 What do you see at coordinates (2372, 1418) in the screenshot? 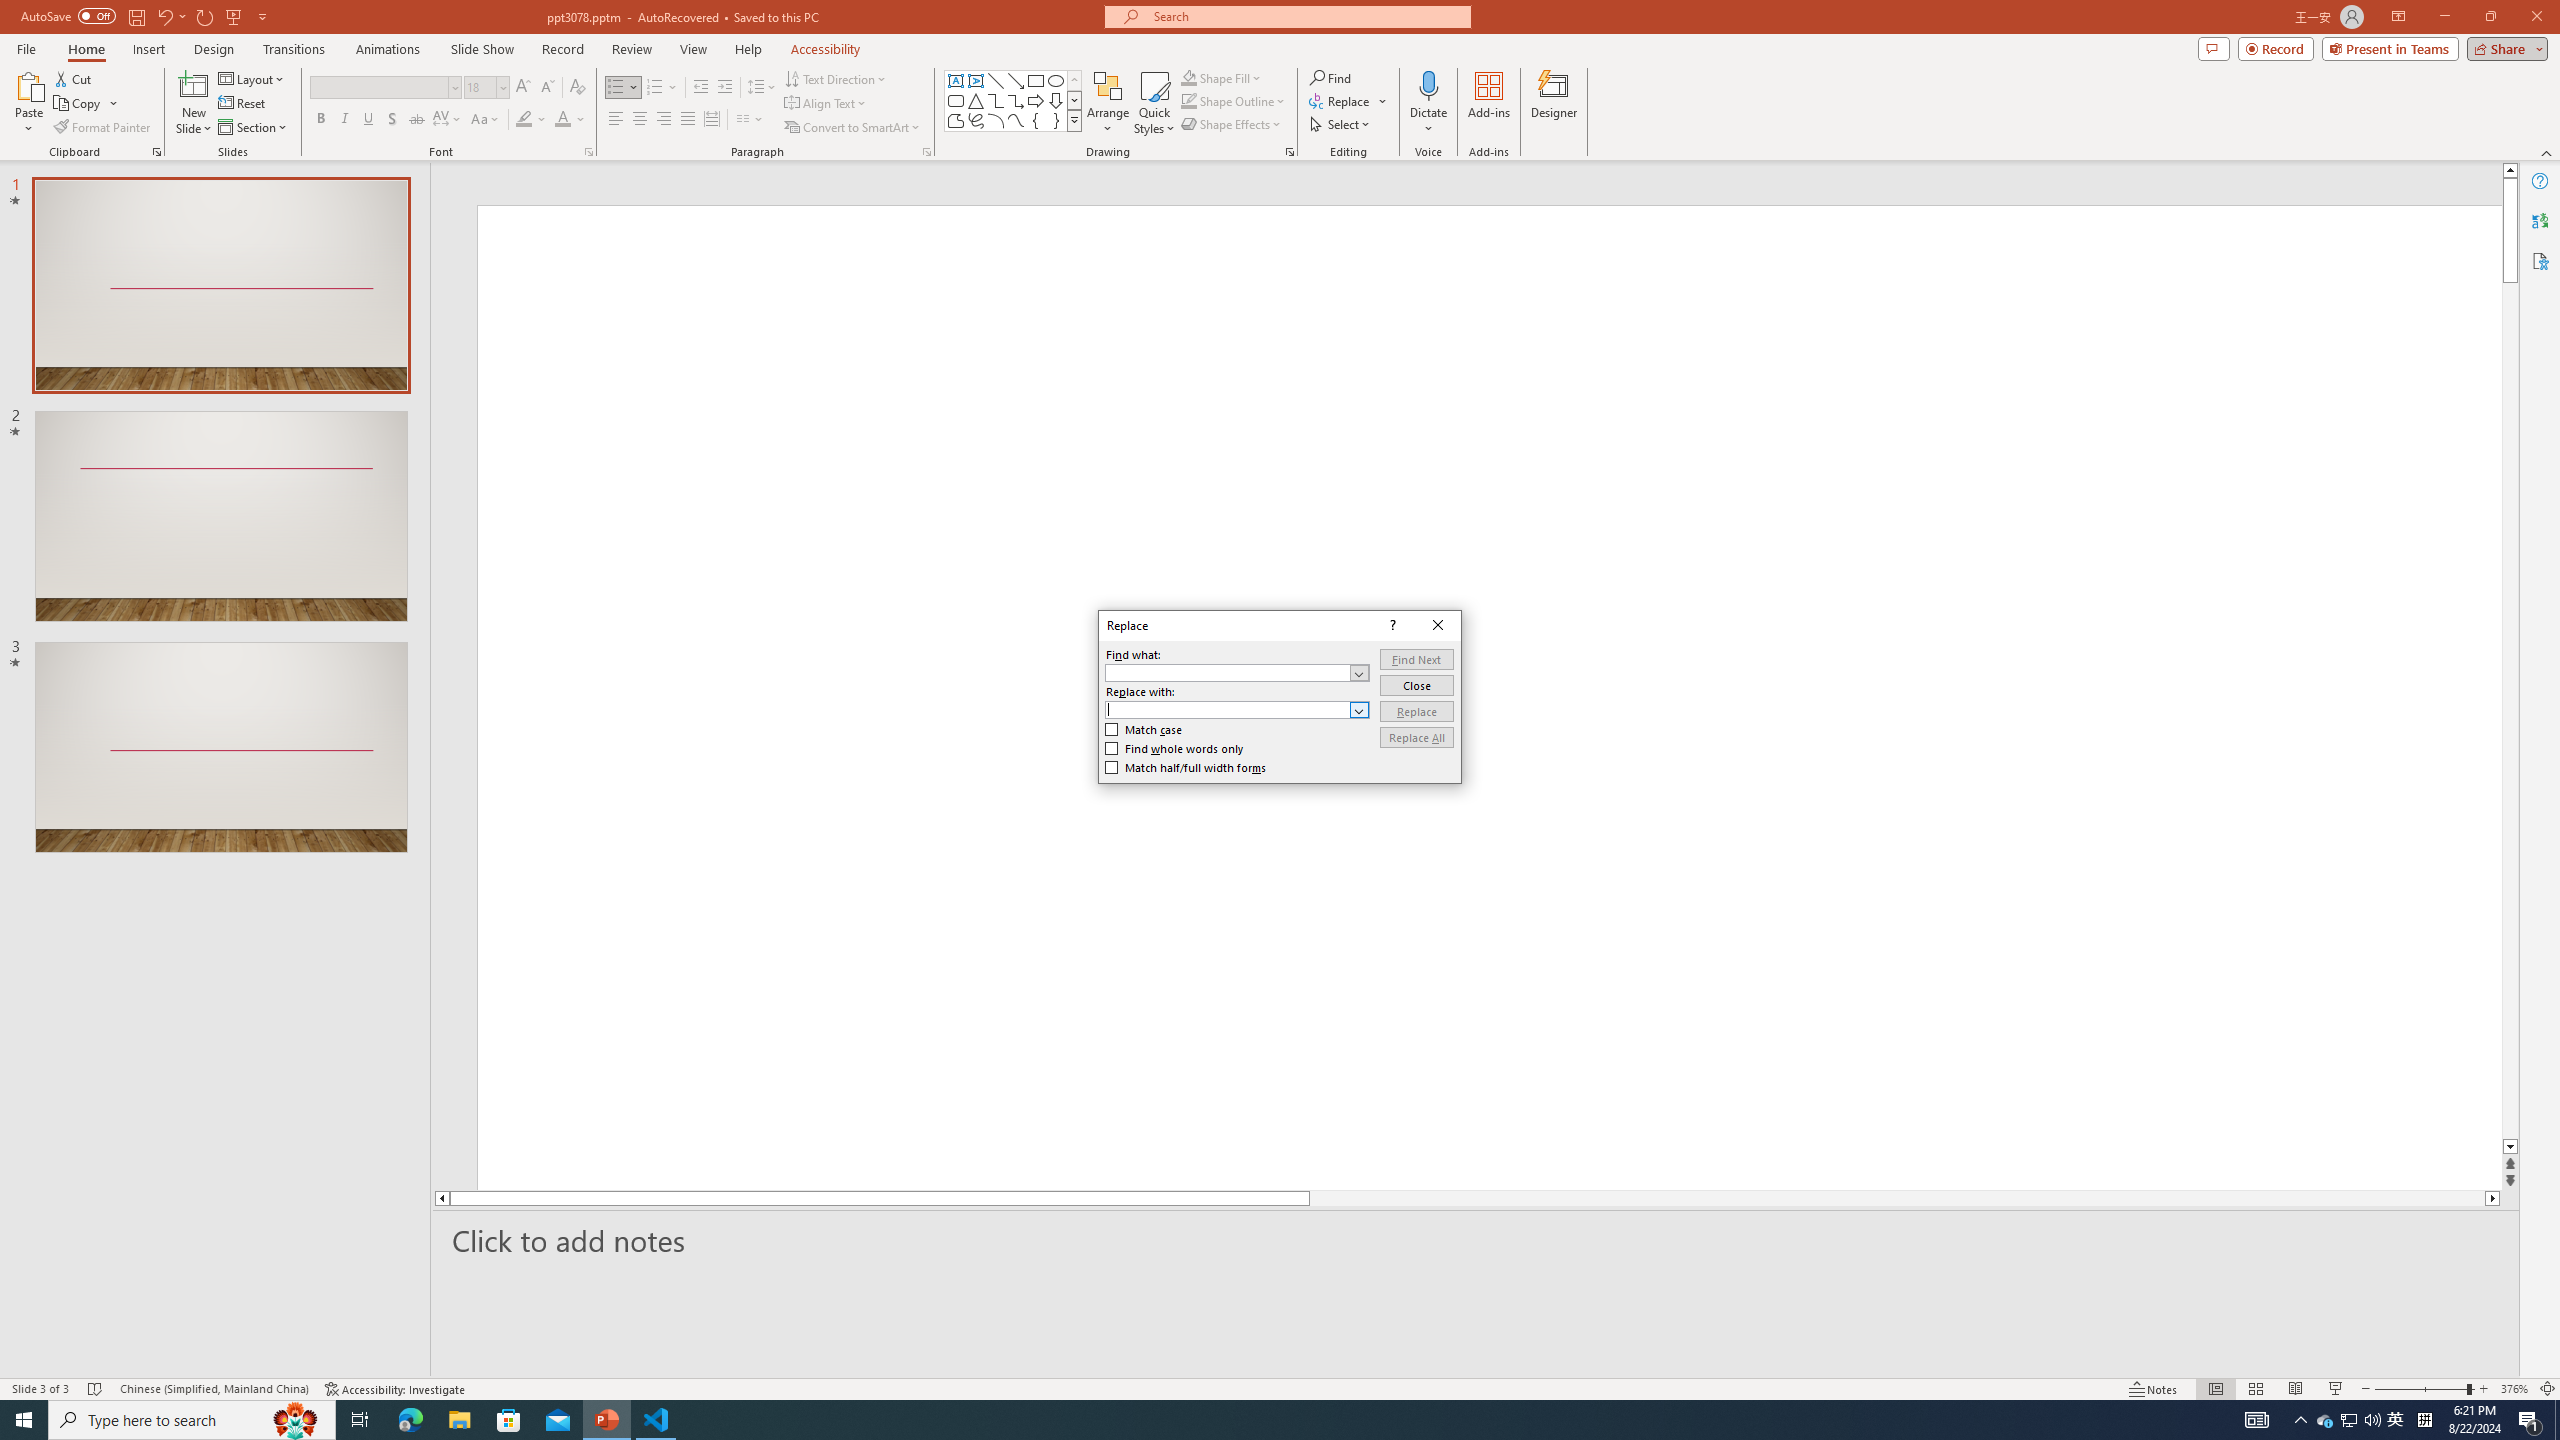
I see `'Q2790: 100%'` at bounding box center [2372, 1418].